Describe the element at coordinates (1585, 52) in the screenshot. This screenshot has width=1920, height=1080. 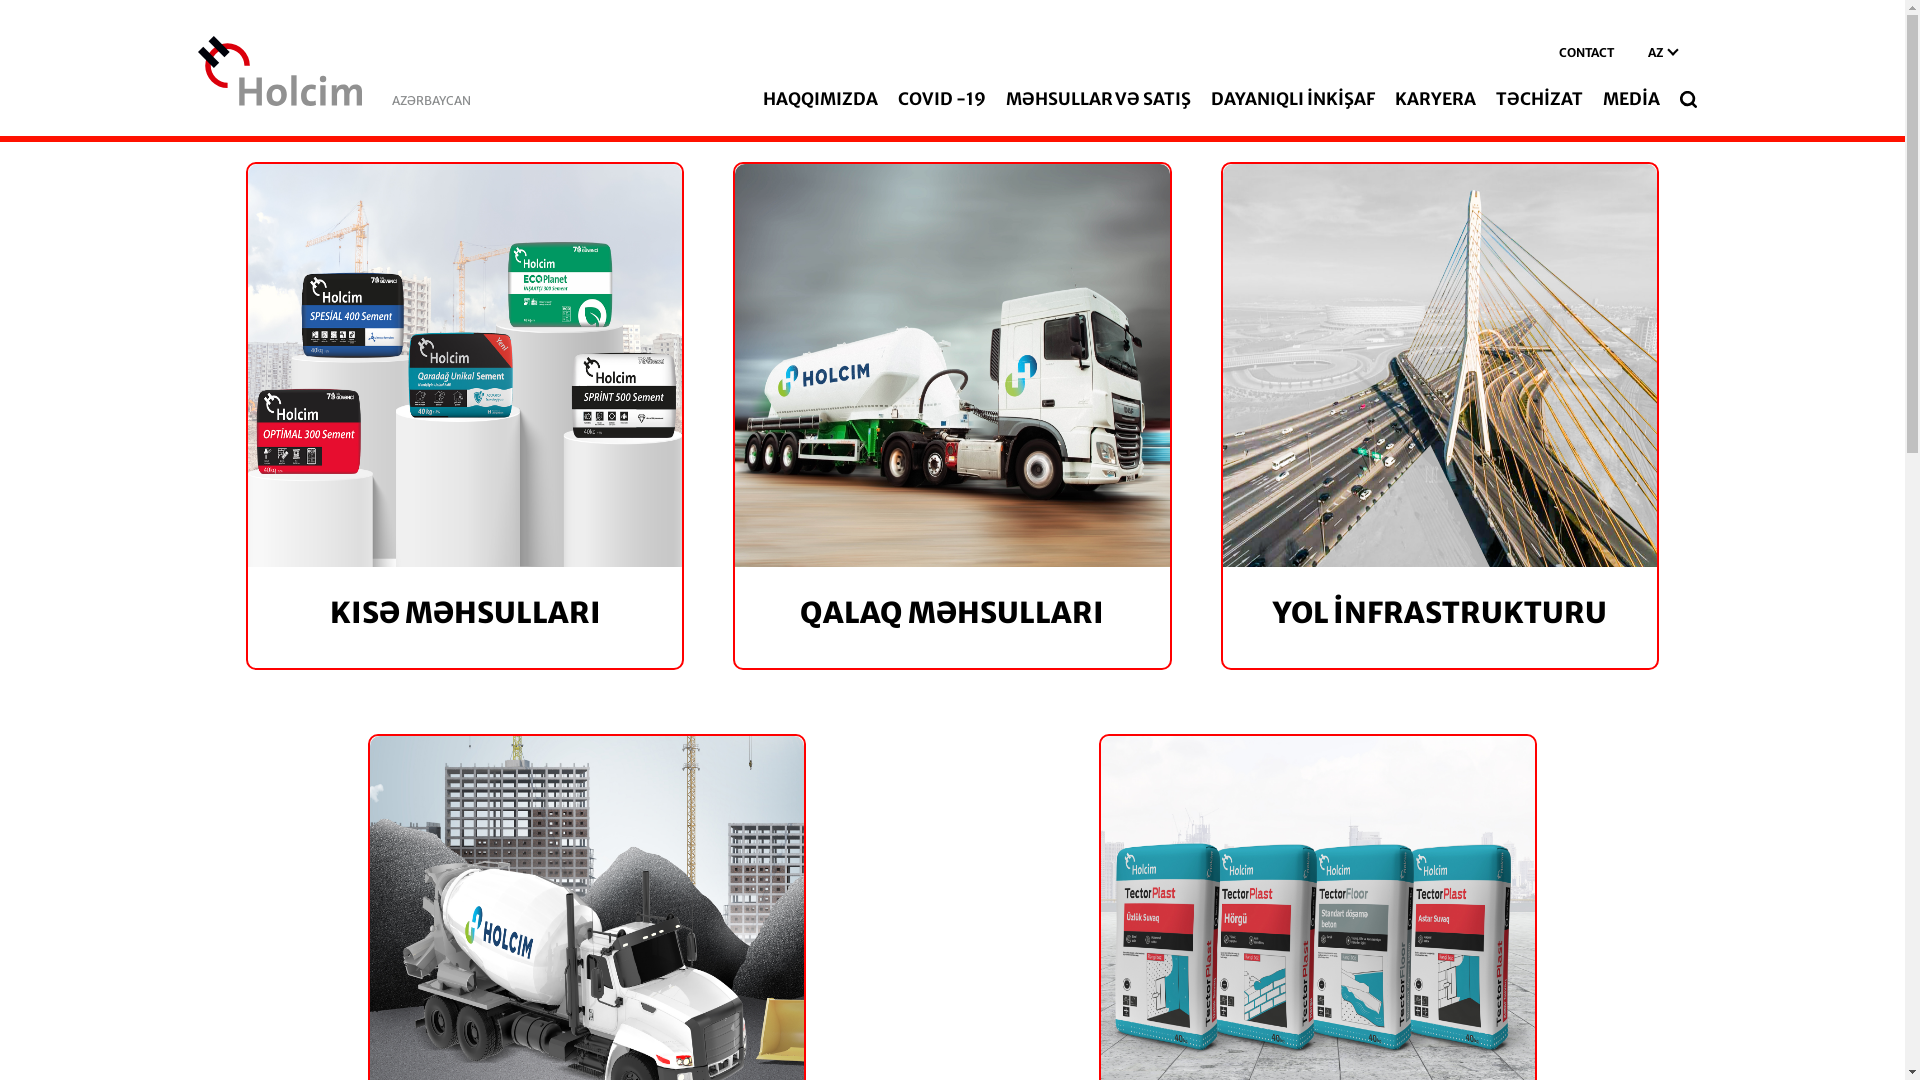
I see `'CONTACT'` at that location.